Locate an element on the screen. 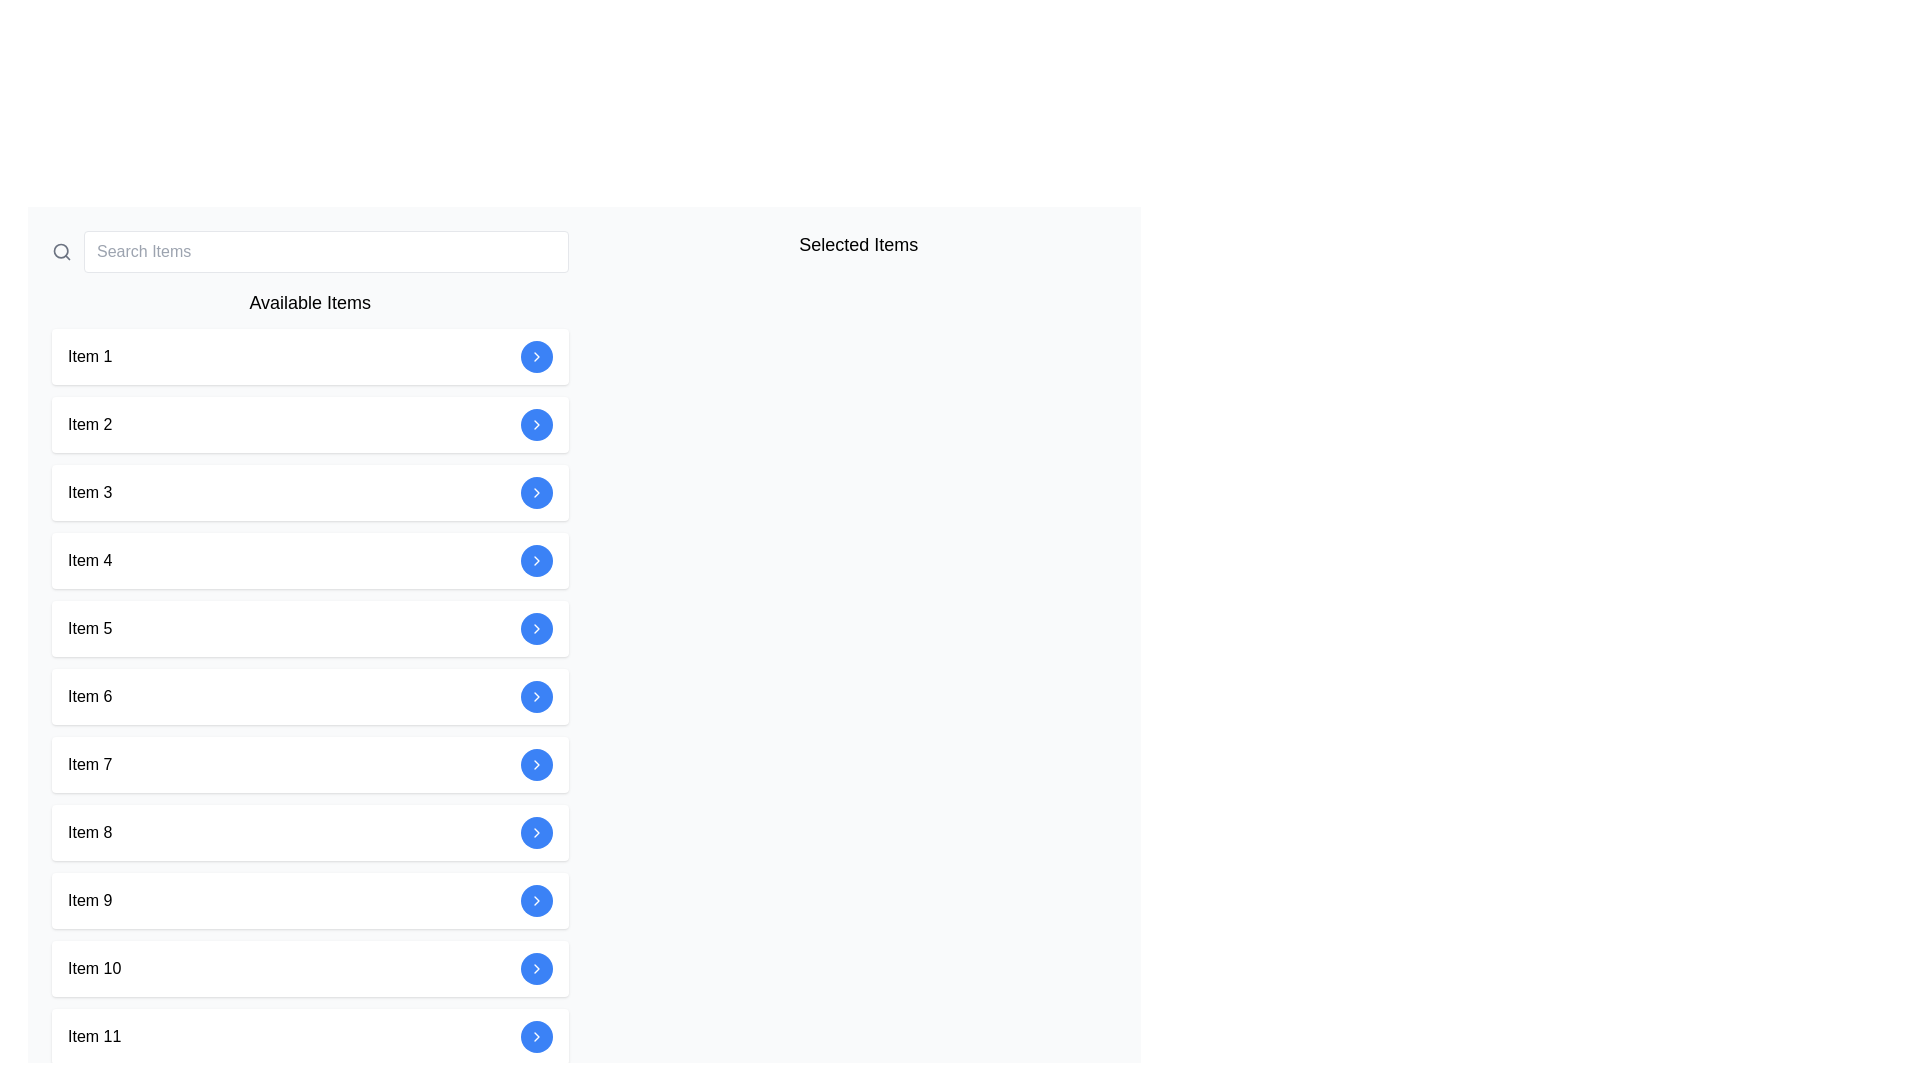  the circular blue button with a right-facing chevron icon located on the far right side of the list item labeled 'Item 11' to potentially reveal further information is located at coordinates (536, 1036).